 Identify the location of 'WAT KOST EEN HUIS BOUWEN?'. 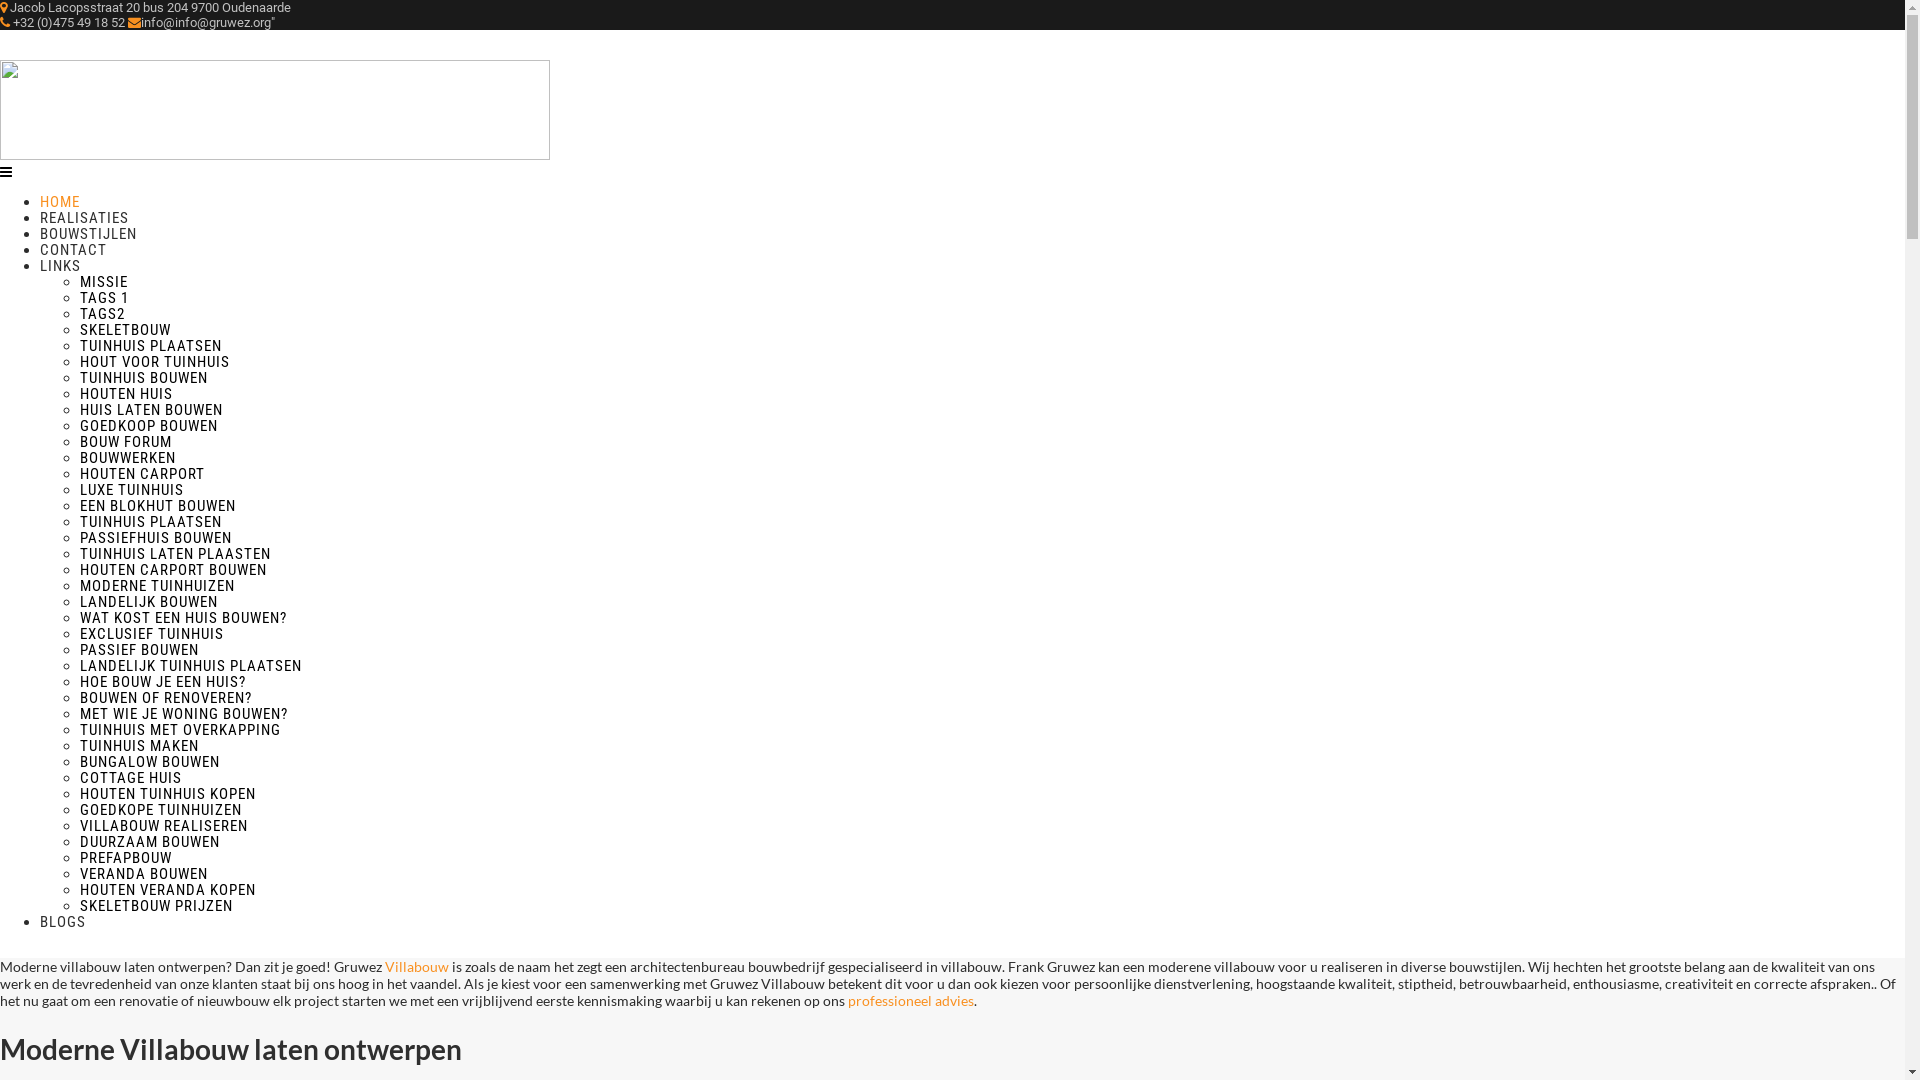
(80, 616).